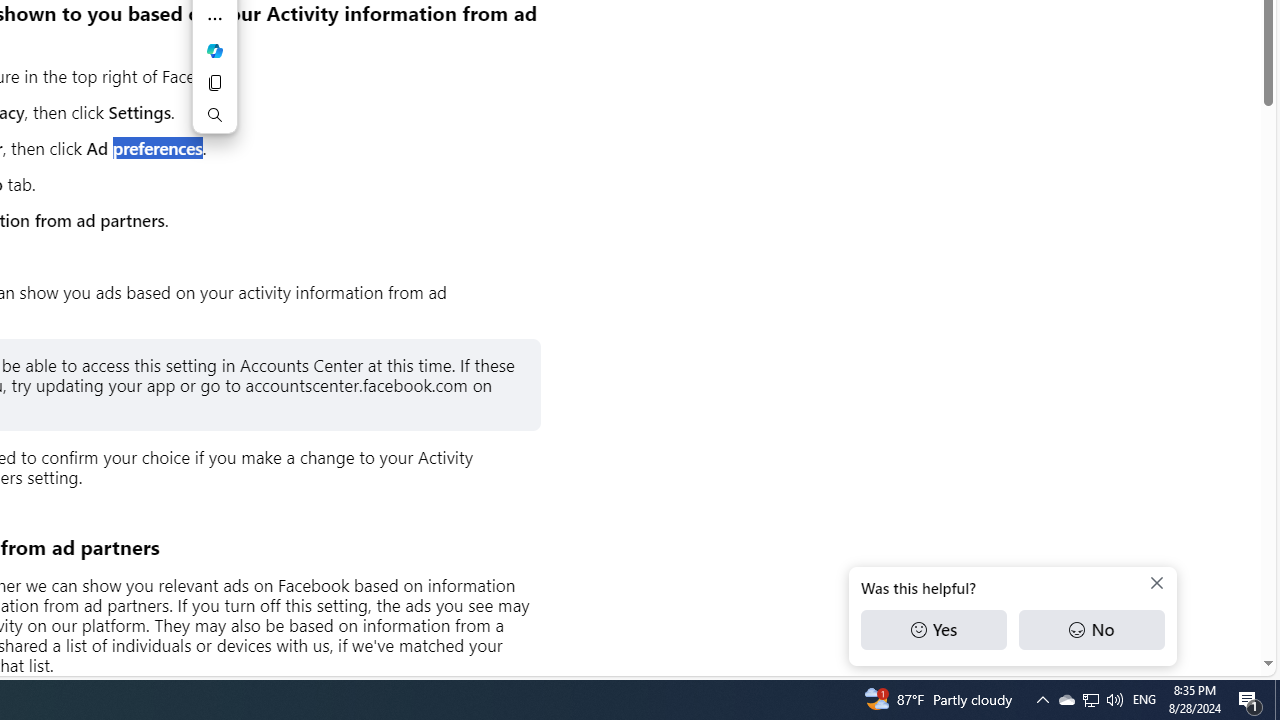 This screenshot has width=1280, height=720. Describe the element at coordinates (1090, 630) in the screenshot. I see `'No'` at that location.